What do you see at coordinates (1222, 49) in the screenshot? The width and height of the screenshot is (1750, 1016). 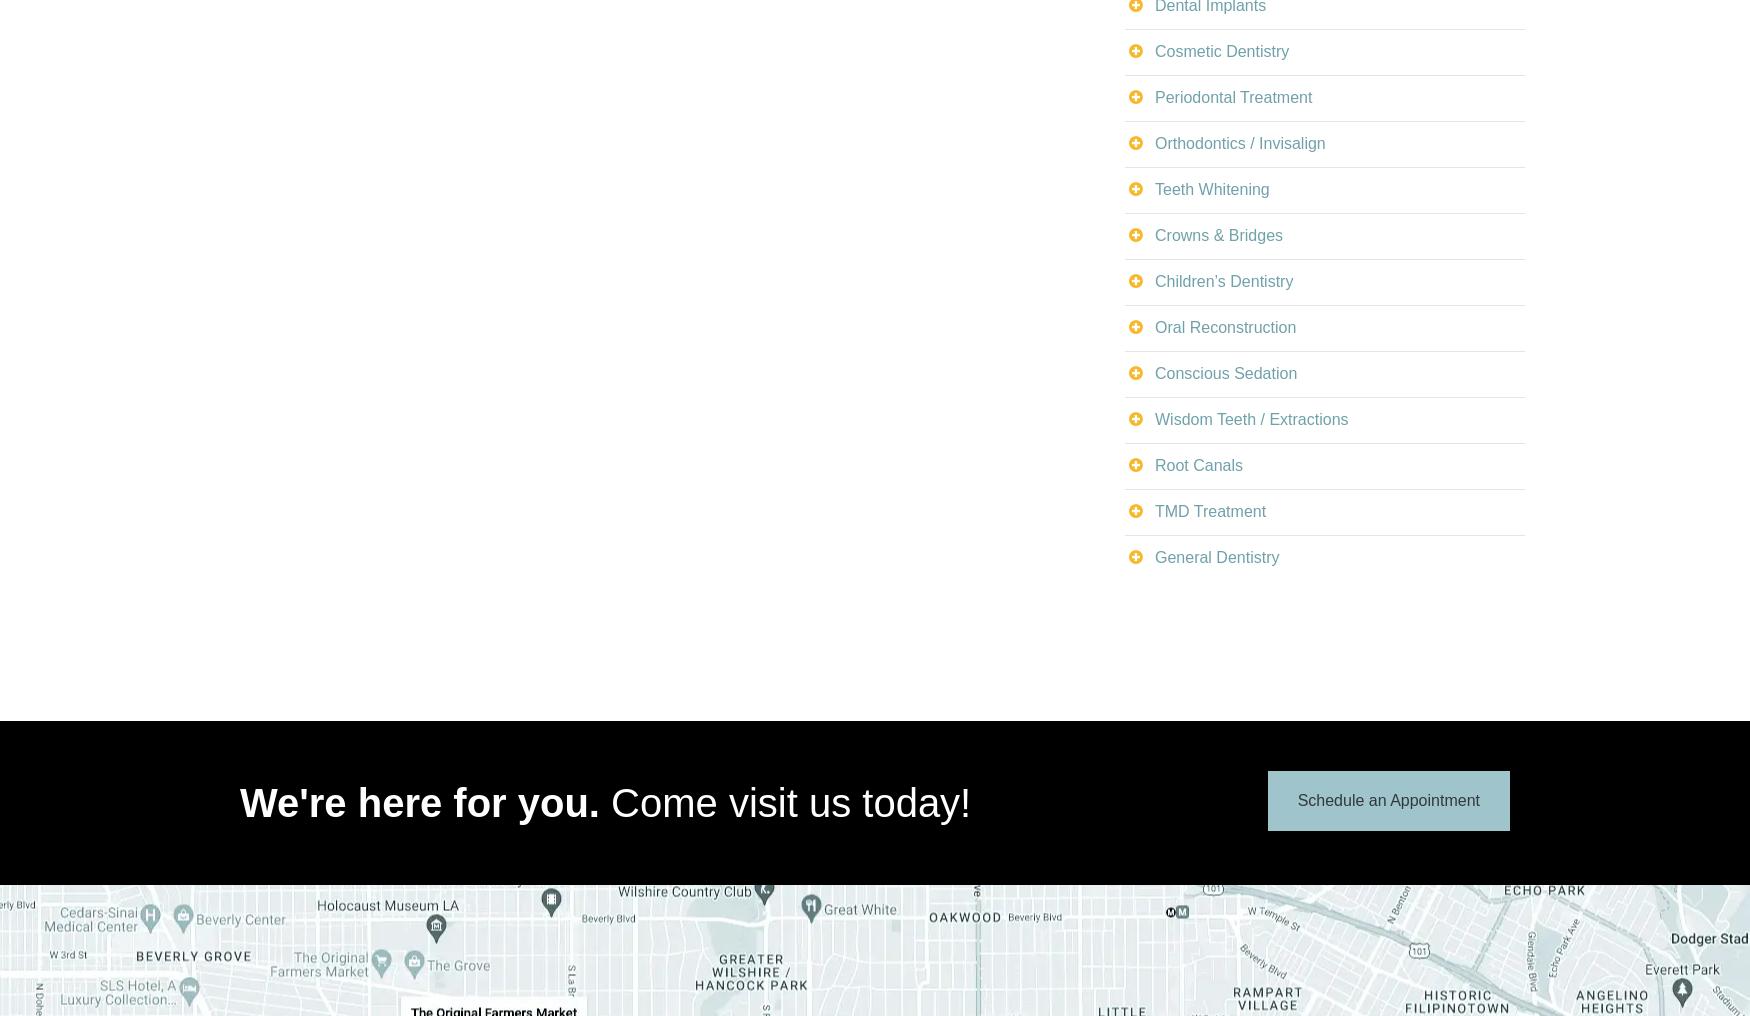 I see `'Cosmetic Dentistry'` at bounding box center [1222, 49].